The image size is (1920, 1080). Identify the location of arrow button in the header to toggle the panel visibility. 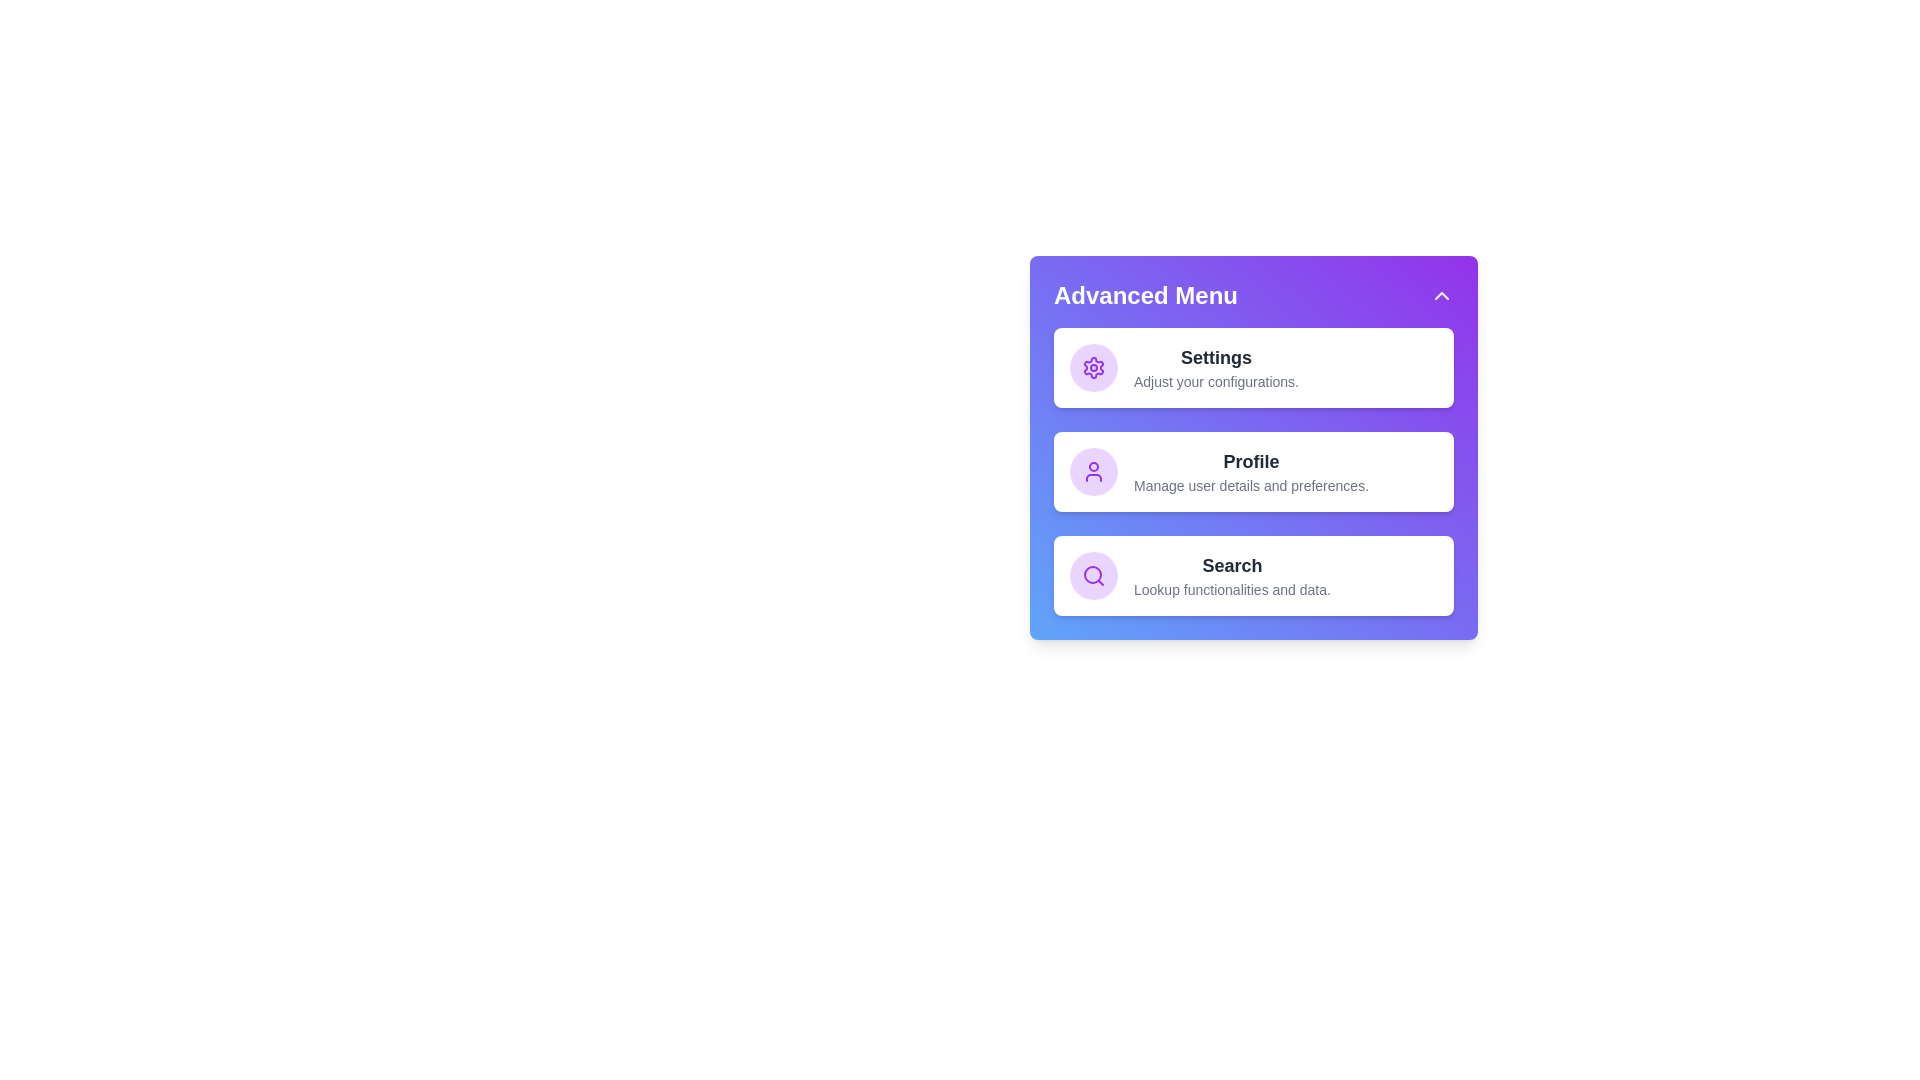
(1441, 296).